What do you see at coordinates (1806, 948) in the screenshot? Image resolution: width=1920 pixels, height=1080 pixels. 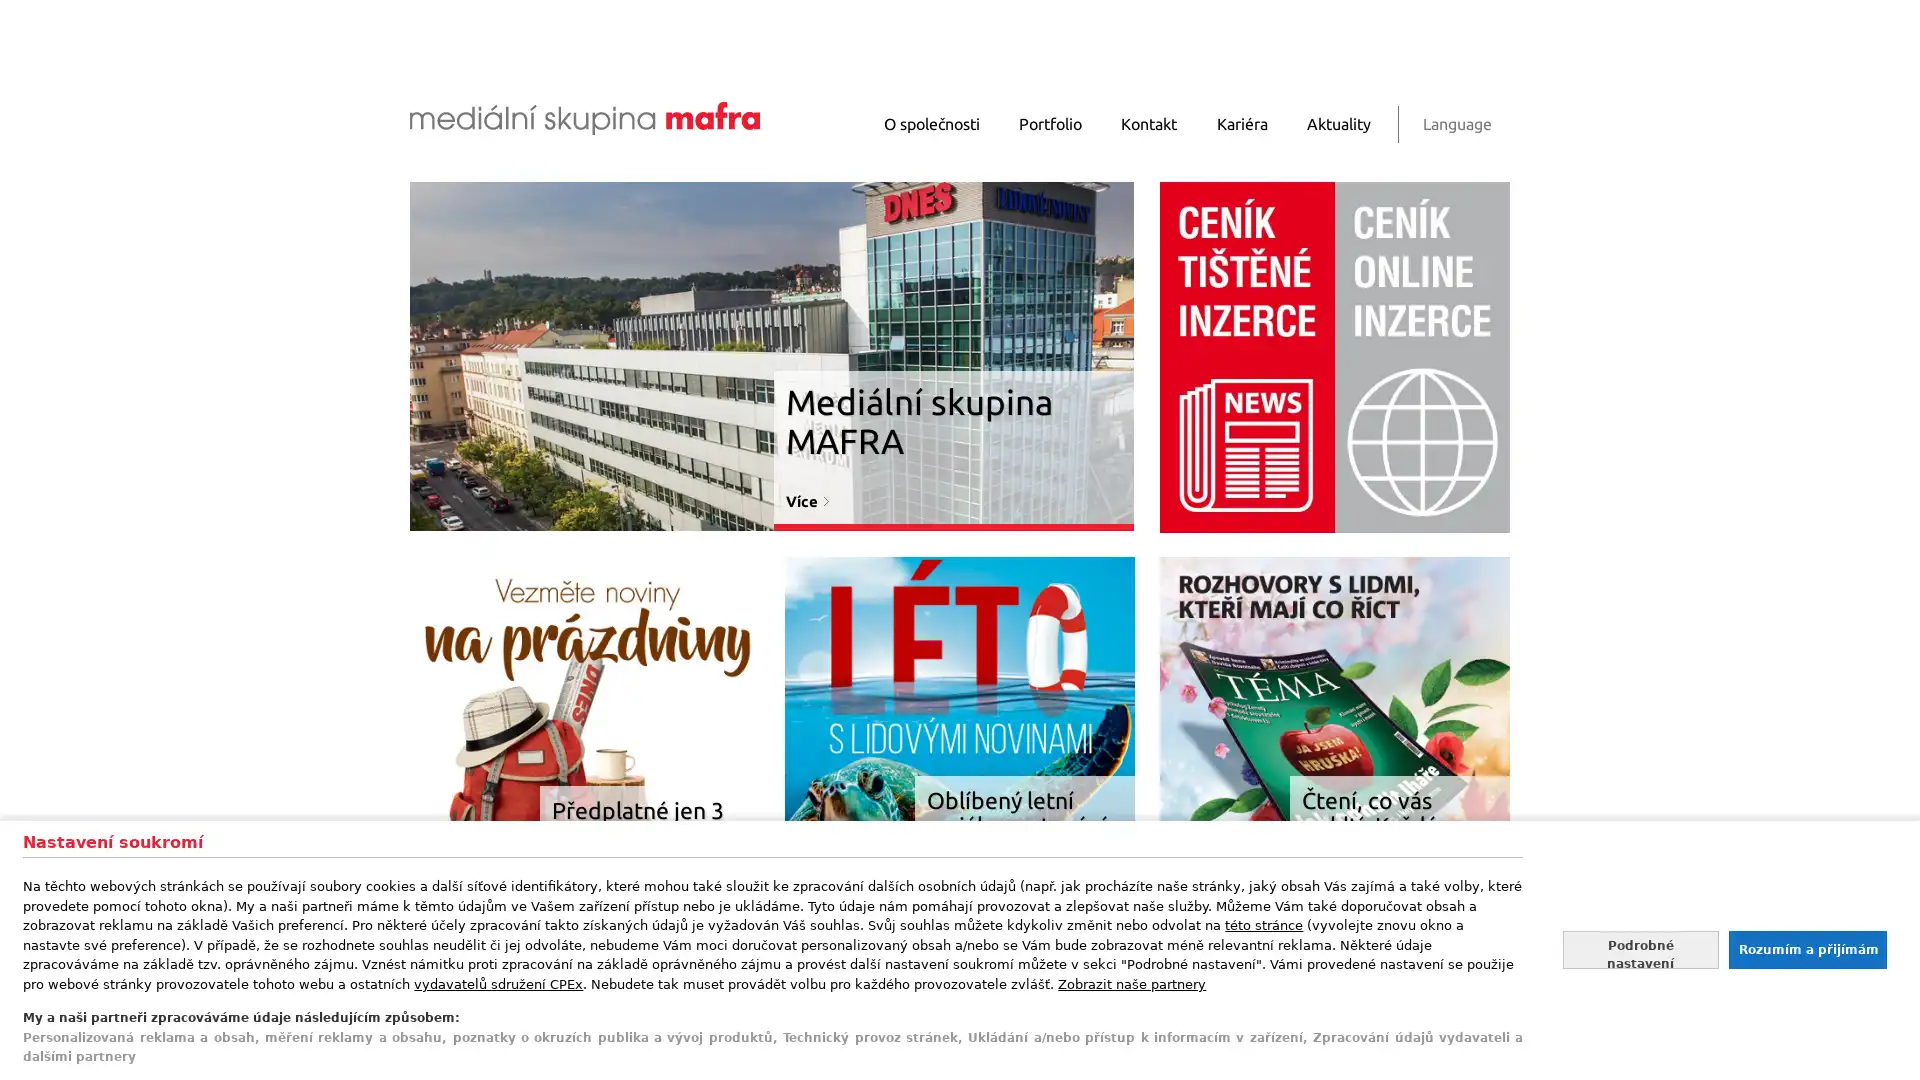 I see `Souhlasit s nasim zpracovanim udaju a zavrit` at bounding box center [1806, 948].